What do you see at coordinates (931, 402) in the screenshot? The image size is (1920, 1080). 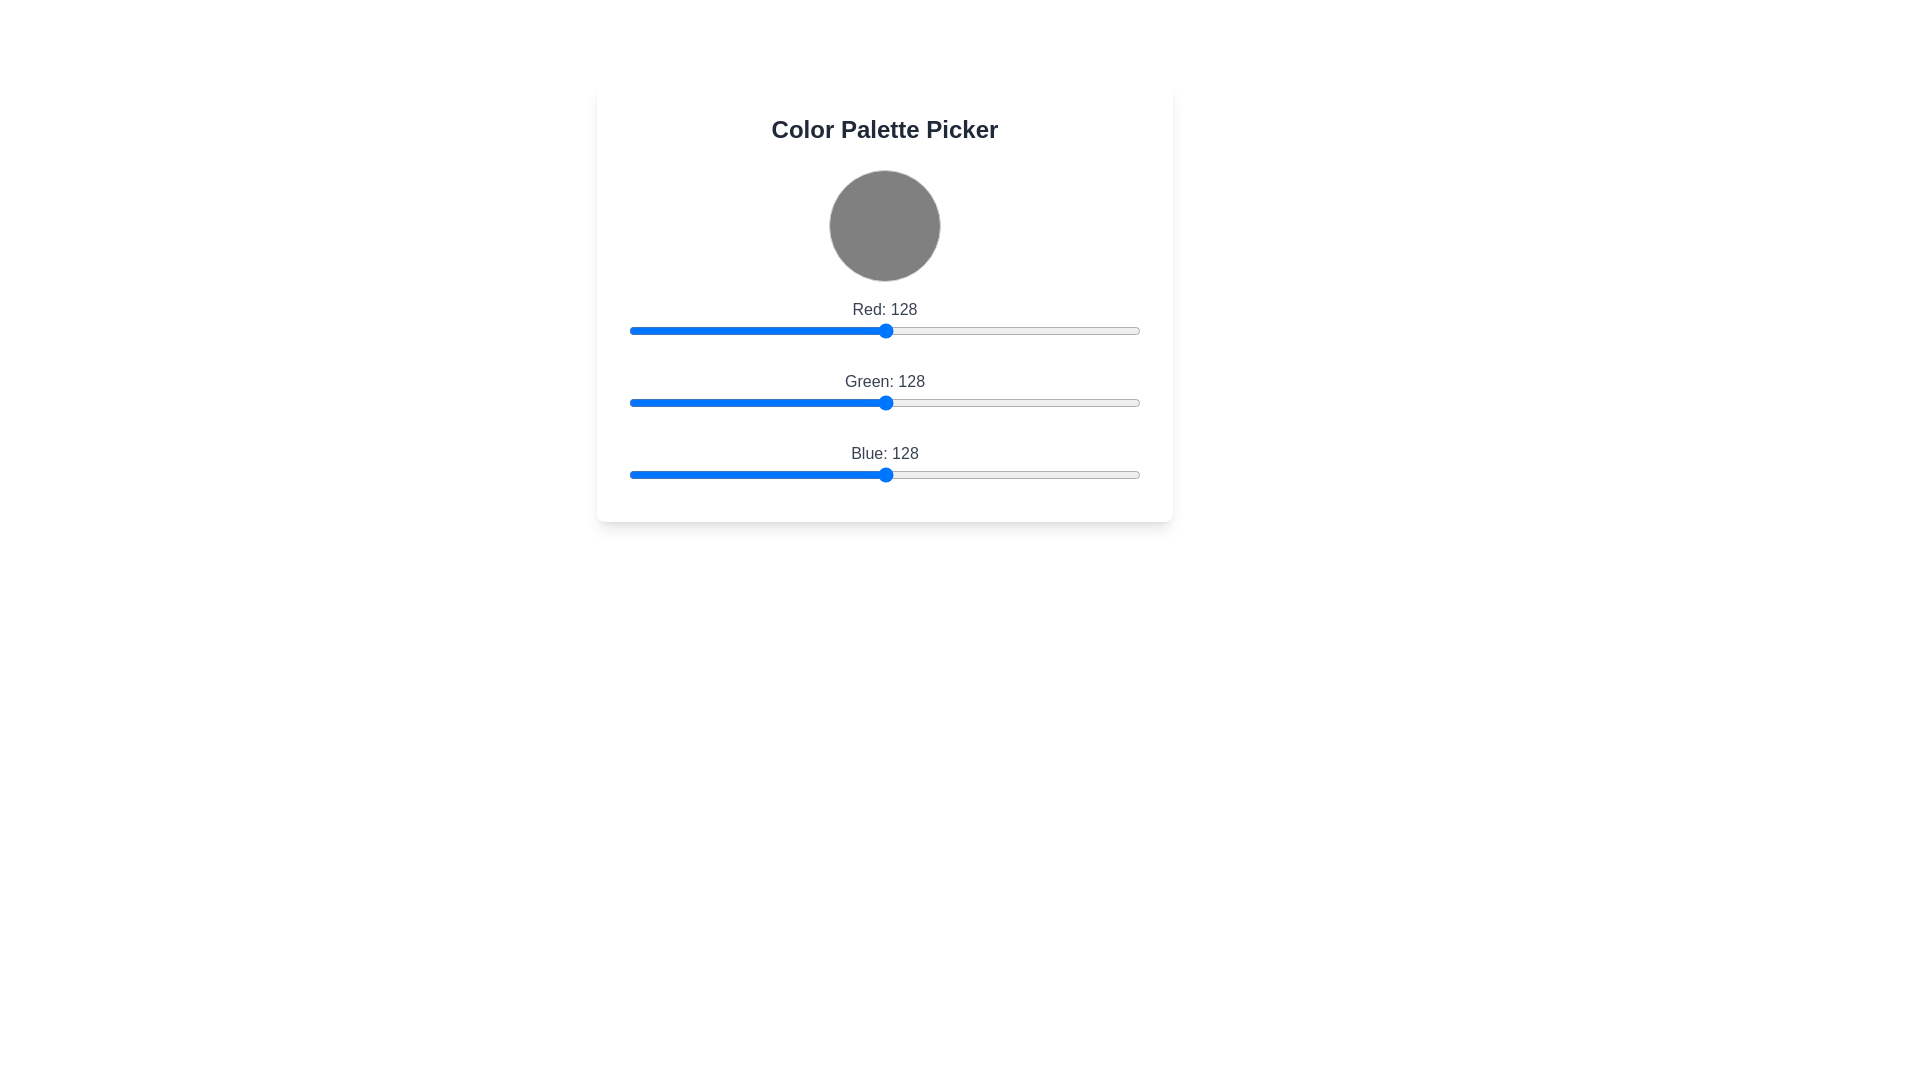 I see `the green value` at bounding box center [931, 402].